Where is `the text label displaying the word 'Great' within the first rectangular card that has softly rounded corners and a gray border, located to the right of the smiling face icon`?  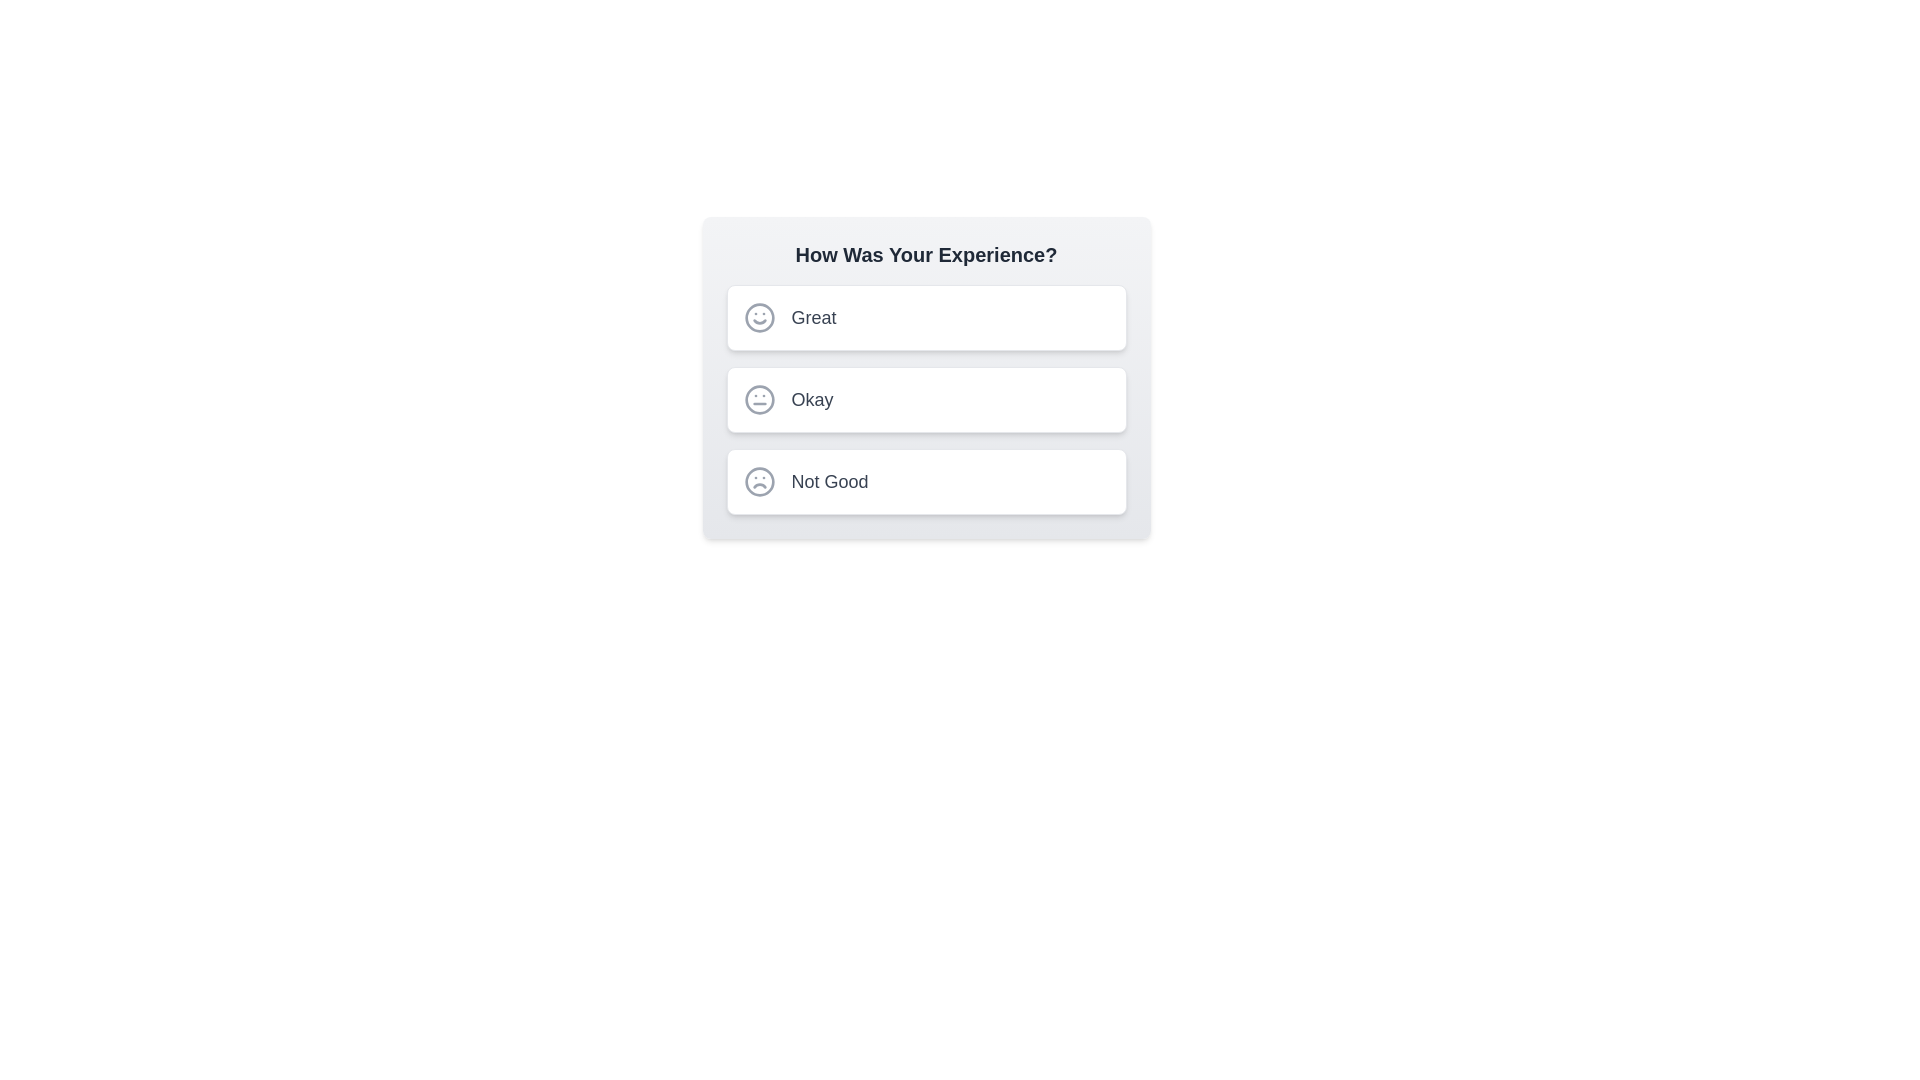
the text label displaying the word 'Great' within the first rectangular card that has softly rounded corners and a gray border, located to the right of the smiling face icon is located at coordinates (814, 316).